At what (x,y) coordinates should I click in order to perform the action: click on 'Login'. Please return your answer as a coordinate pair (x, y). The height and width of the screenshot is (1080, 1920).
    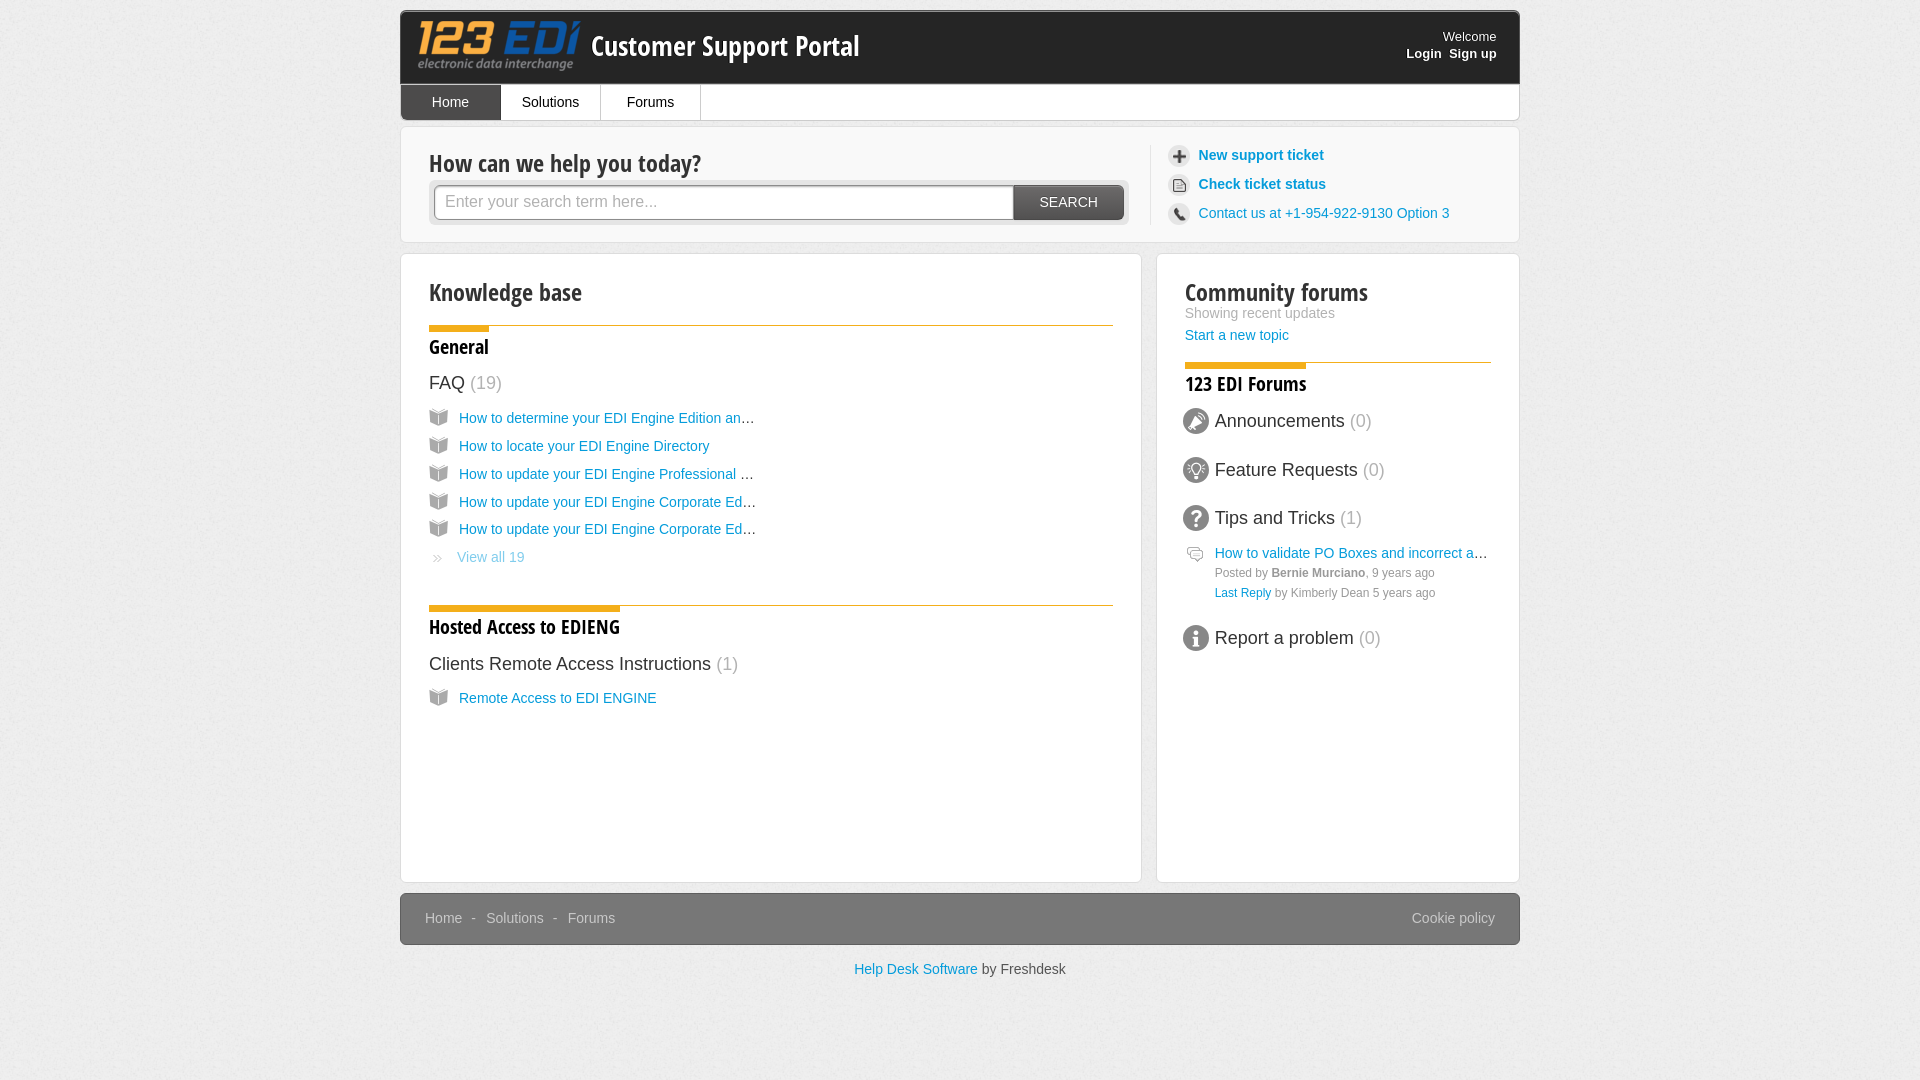
    Looking at the image, I should click on (1422, 52).